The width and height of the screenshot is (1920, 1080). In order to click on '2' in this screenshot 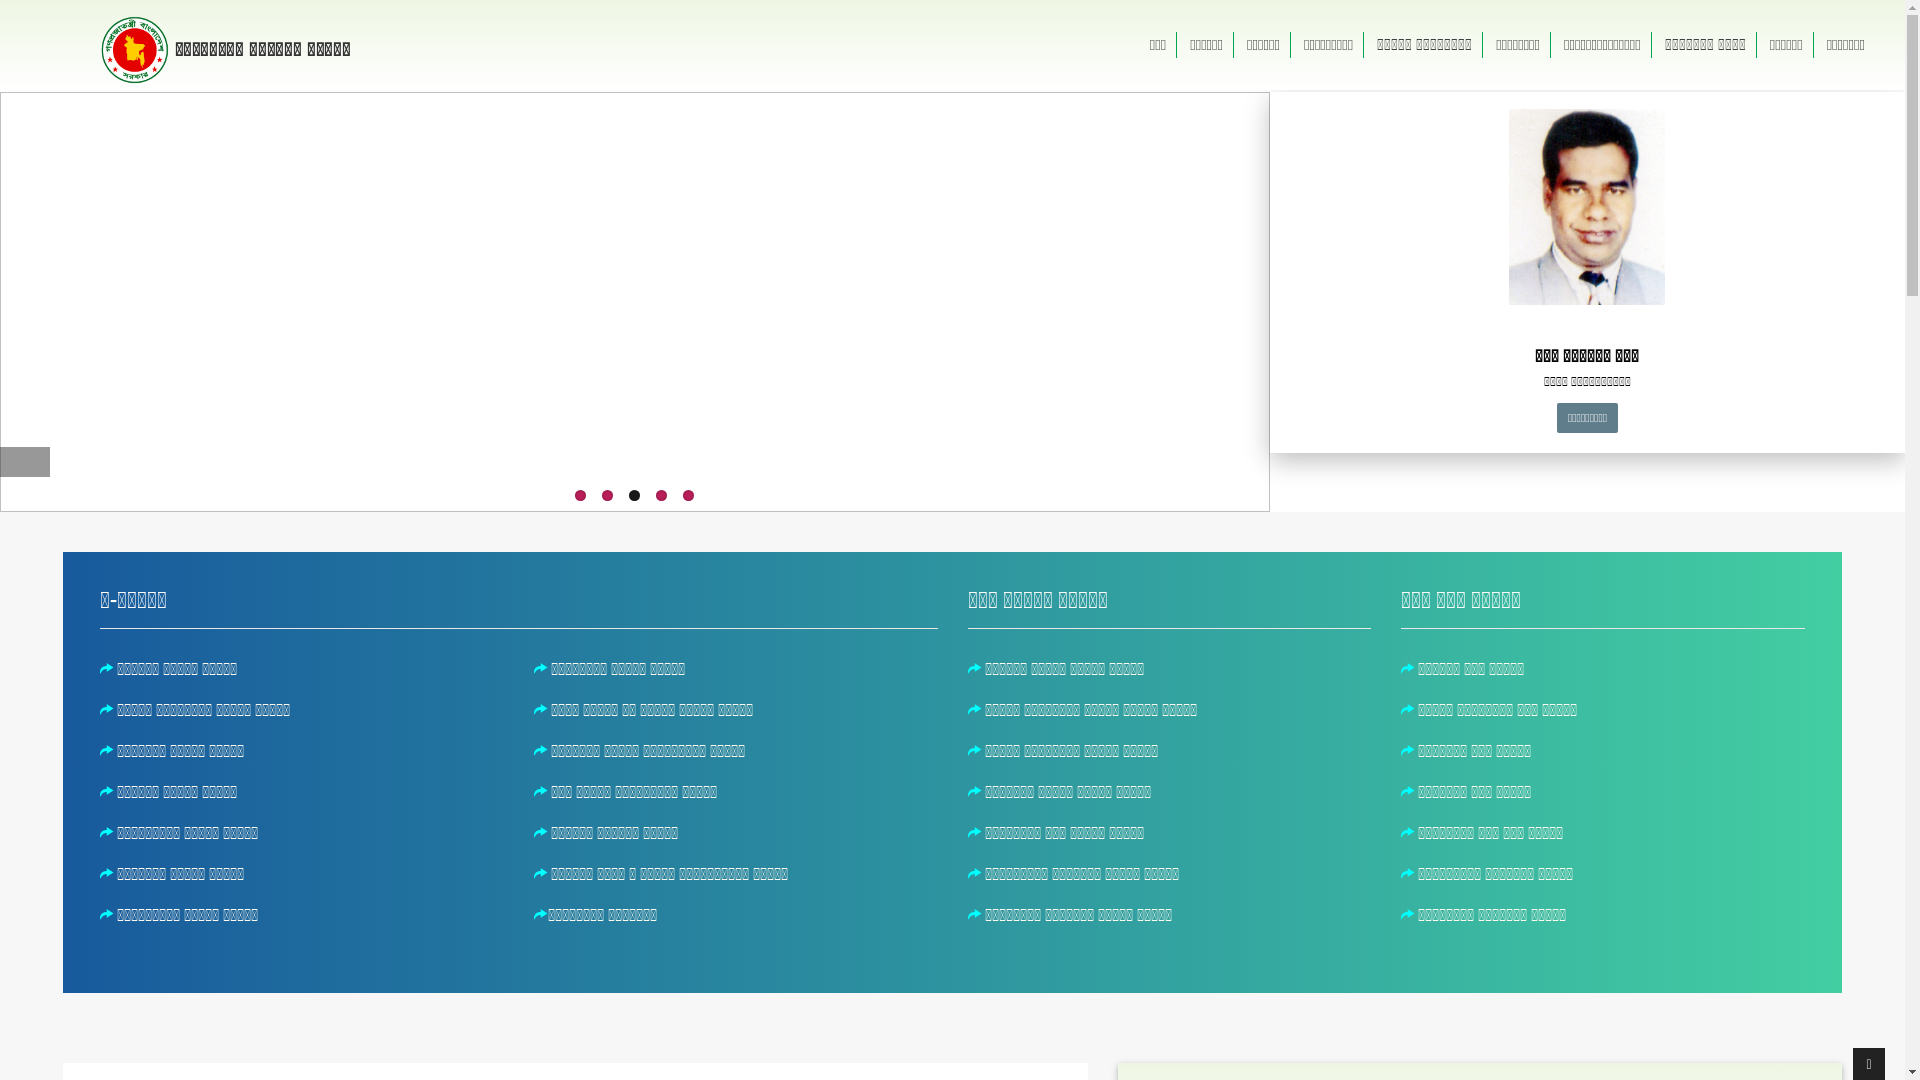, I will do `click(606, 495)`.